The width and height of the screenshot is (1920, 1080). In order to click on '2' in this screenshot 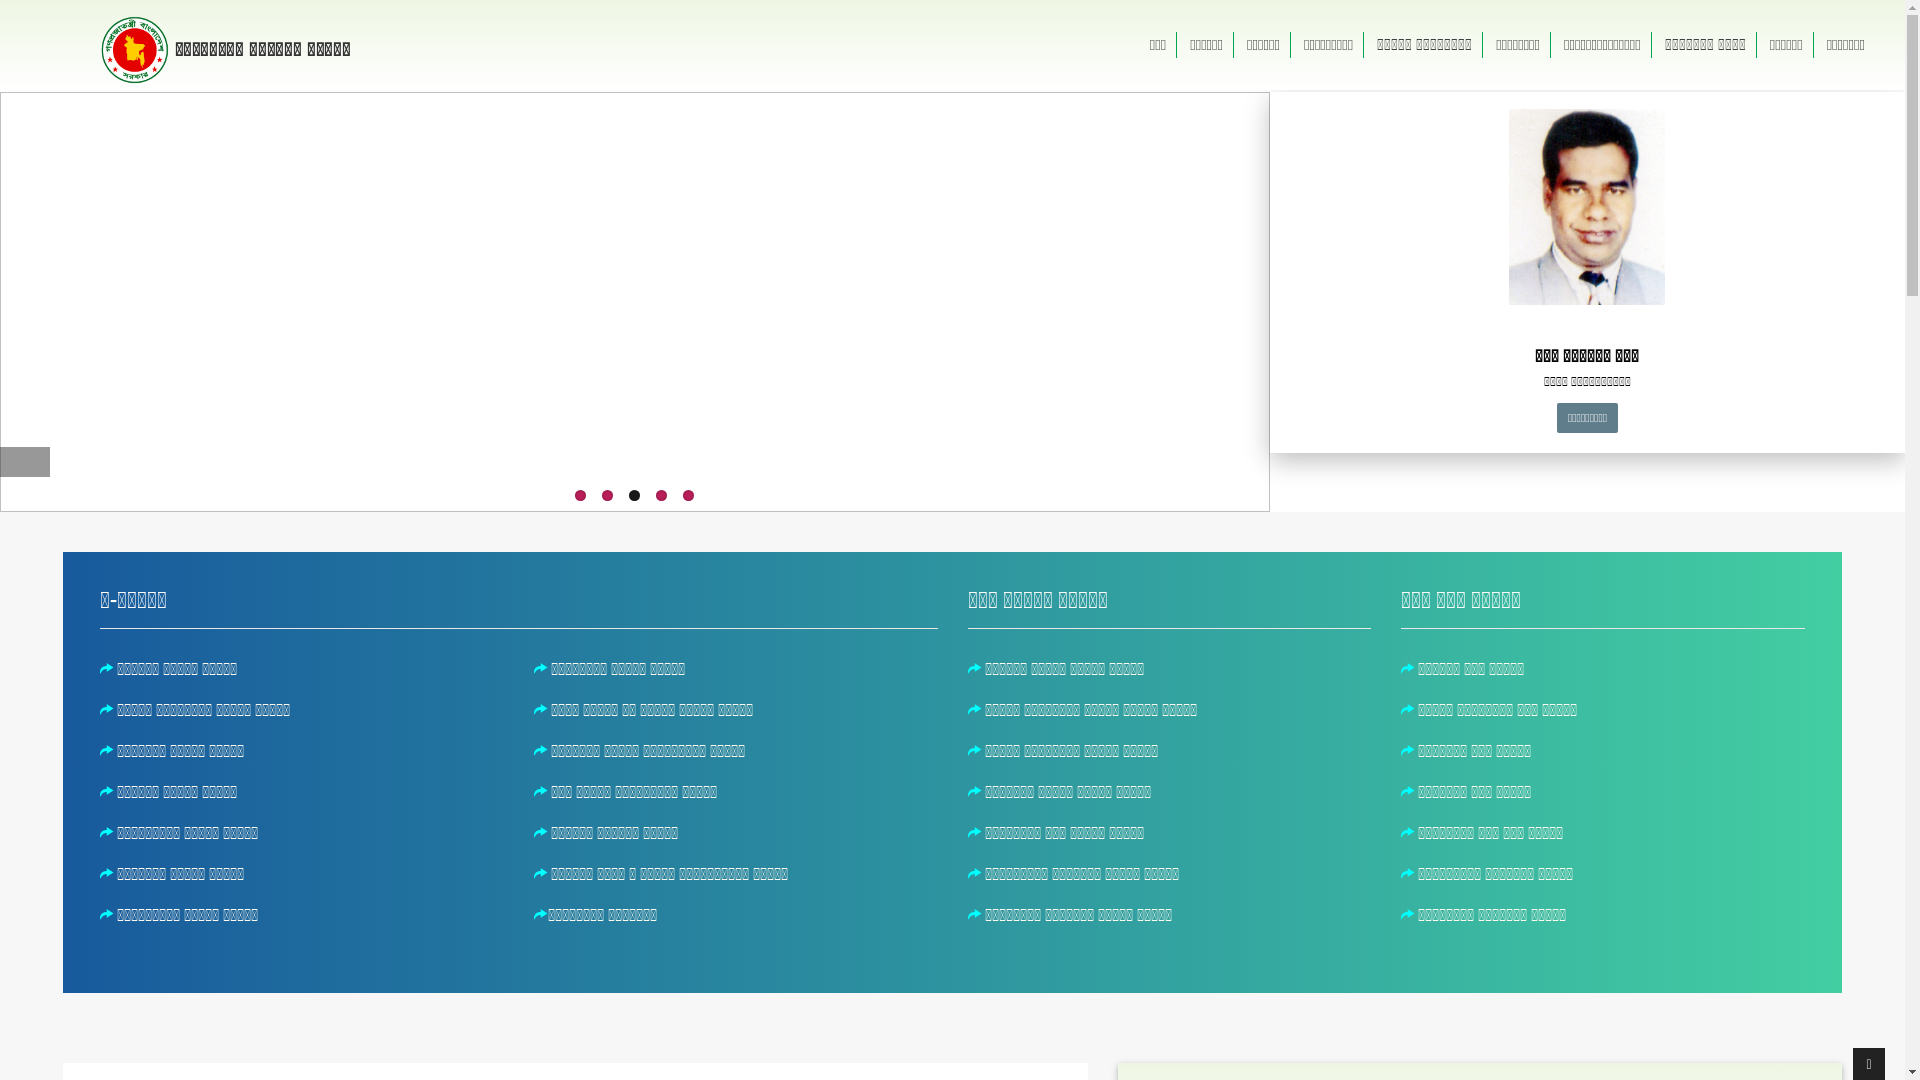, I will do `click(606, 495)`.